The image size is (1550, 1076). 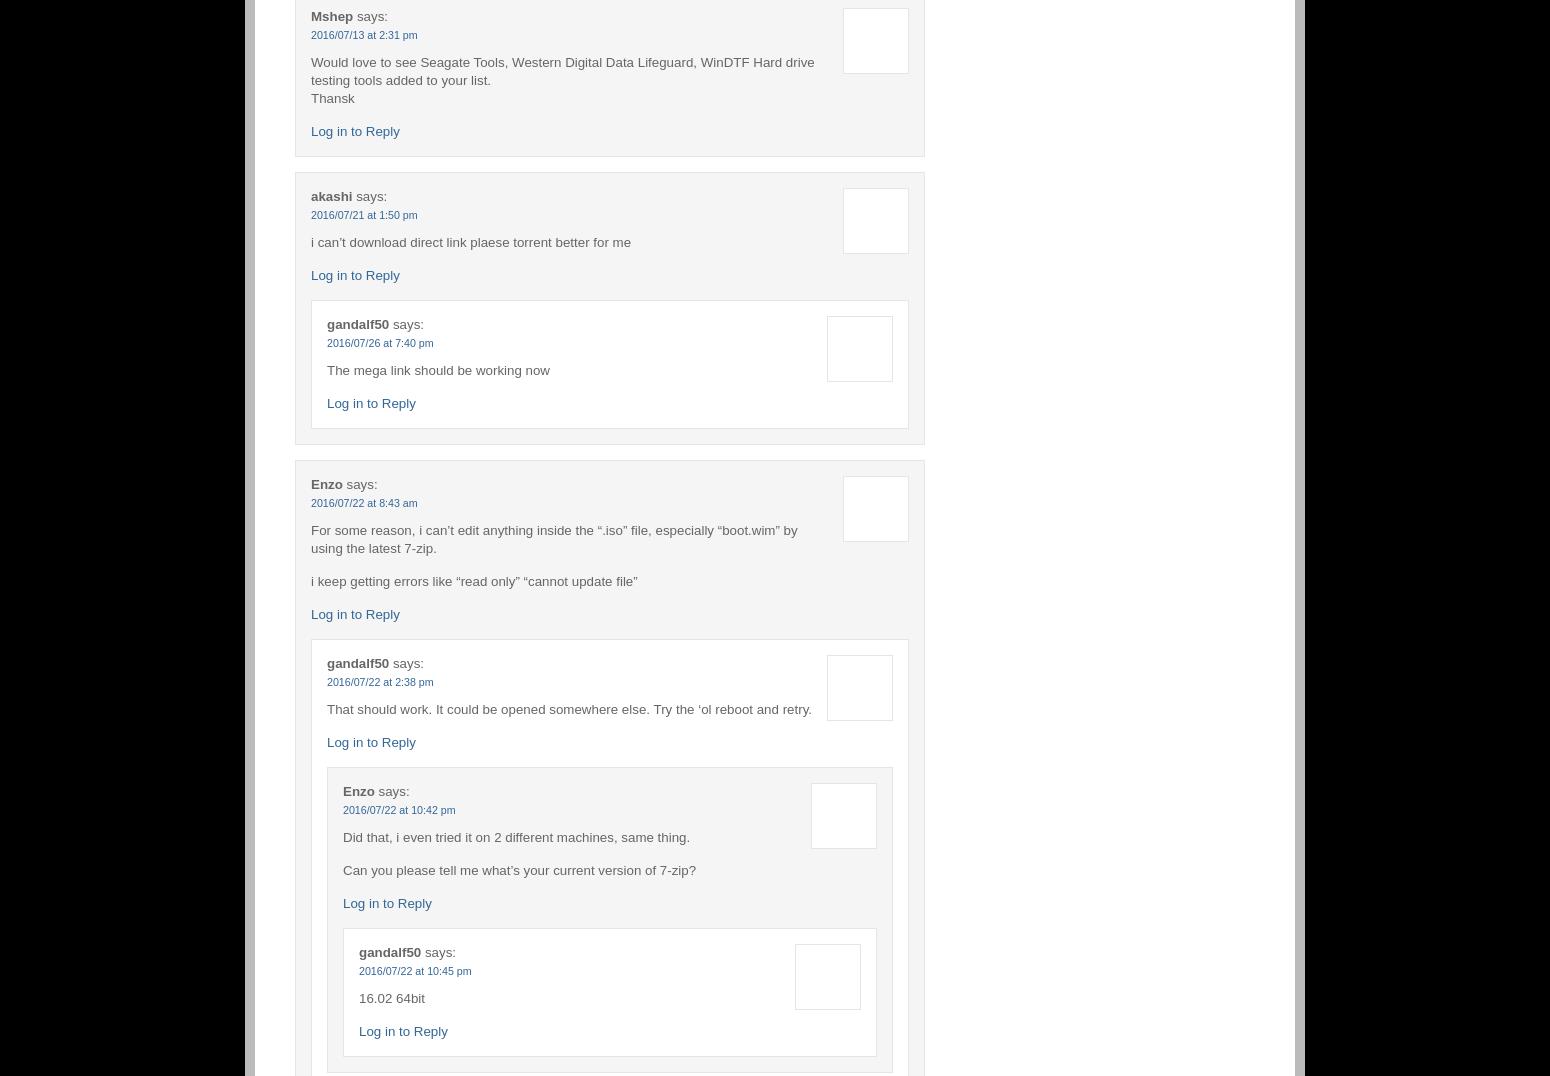 I want to click on '2016/07/21 at 1:50 pm', so click(x=362, y=213).